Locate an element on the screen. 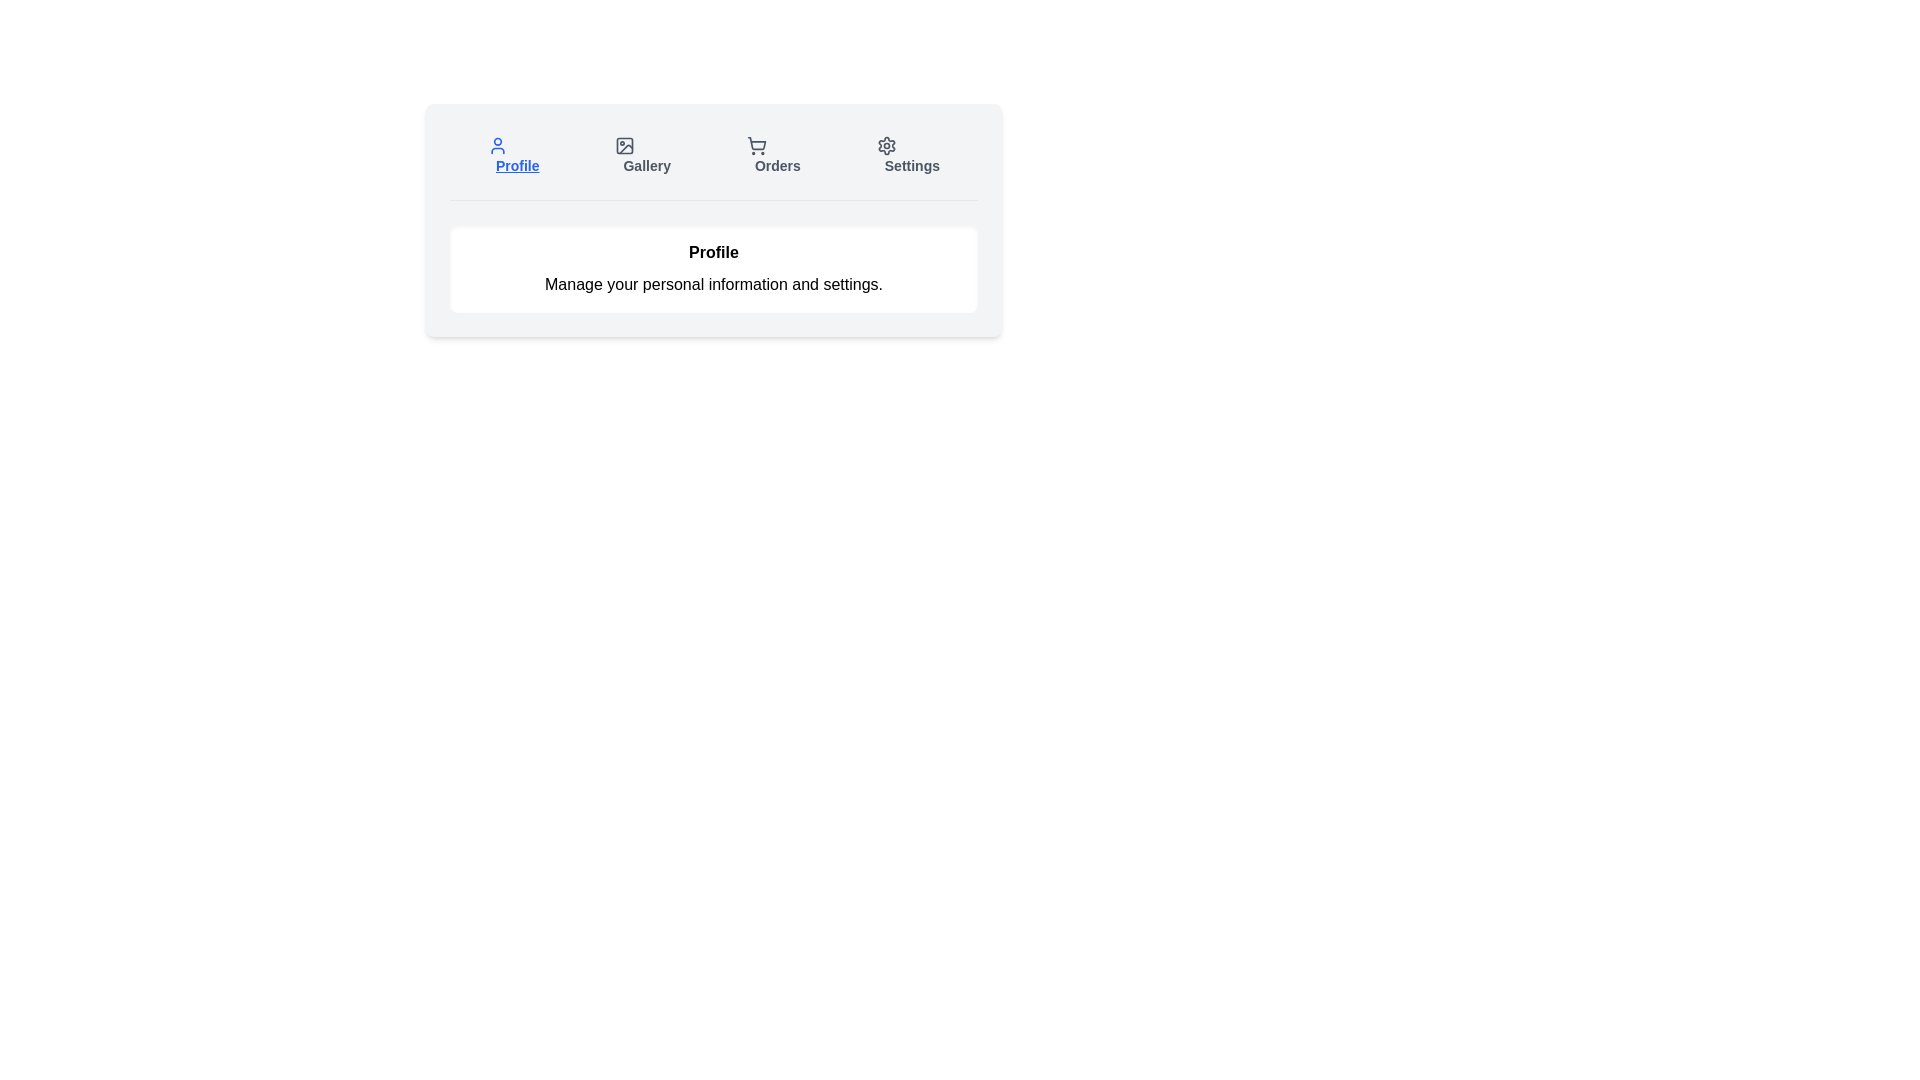 This screenshot has height=1080, width=1920. the tab labeled Gallery to display its content is located at coordinates (643, 154).